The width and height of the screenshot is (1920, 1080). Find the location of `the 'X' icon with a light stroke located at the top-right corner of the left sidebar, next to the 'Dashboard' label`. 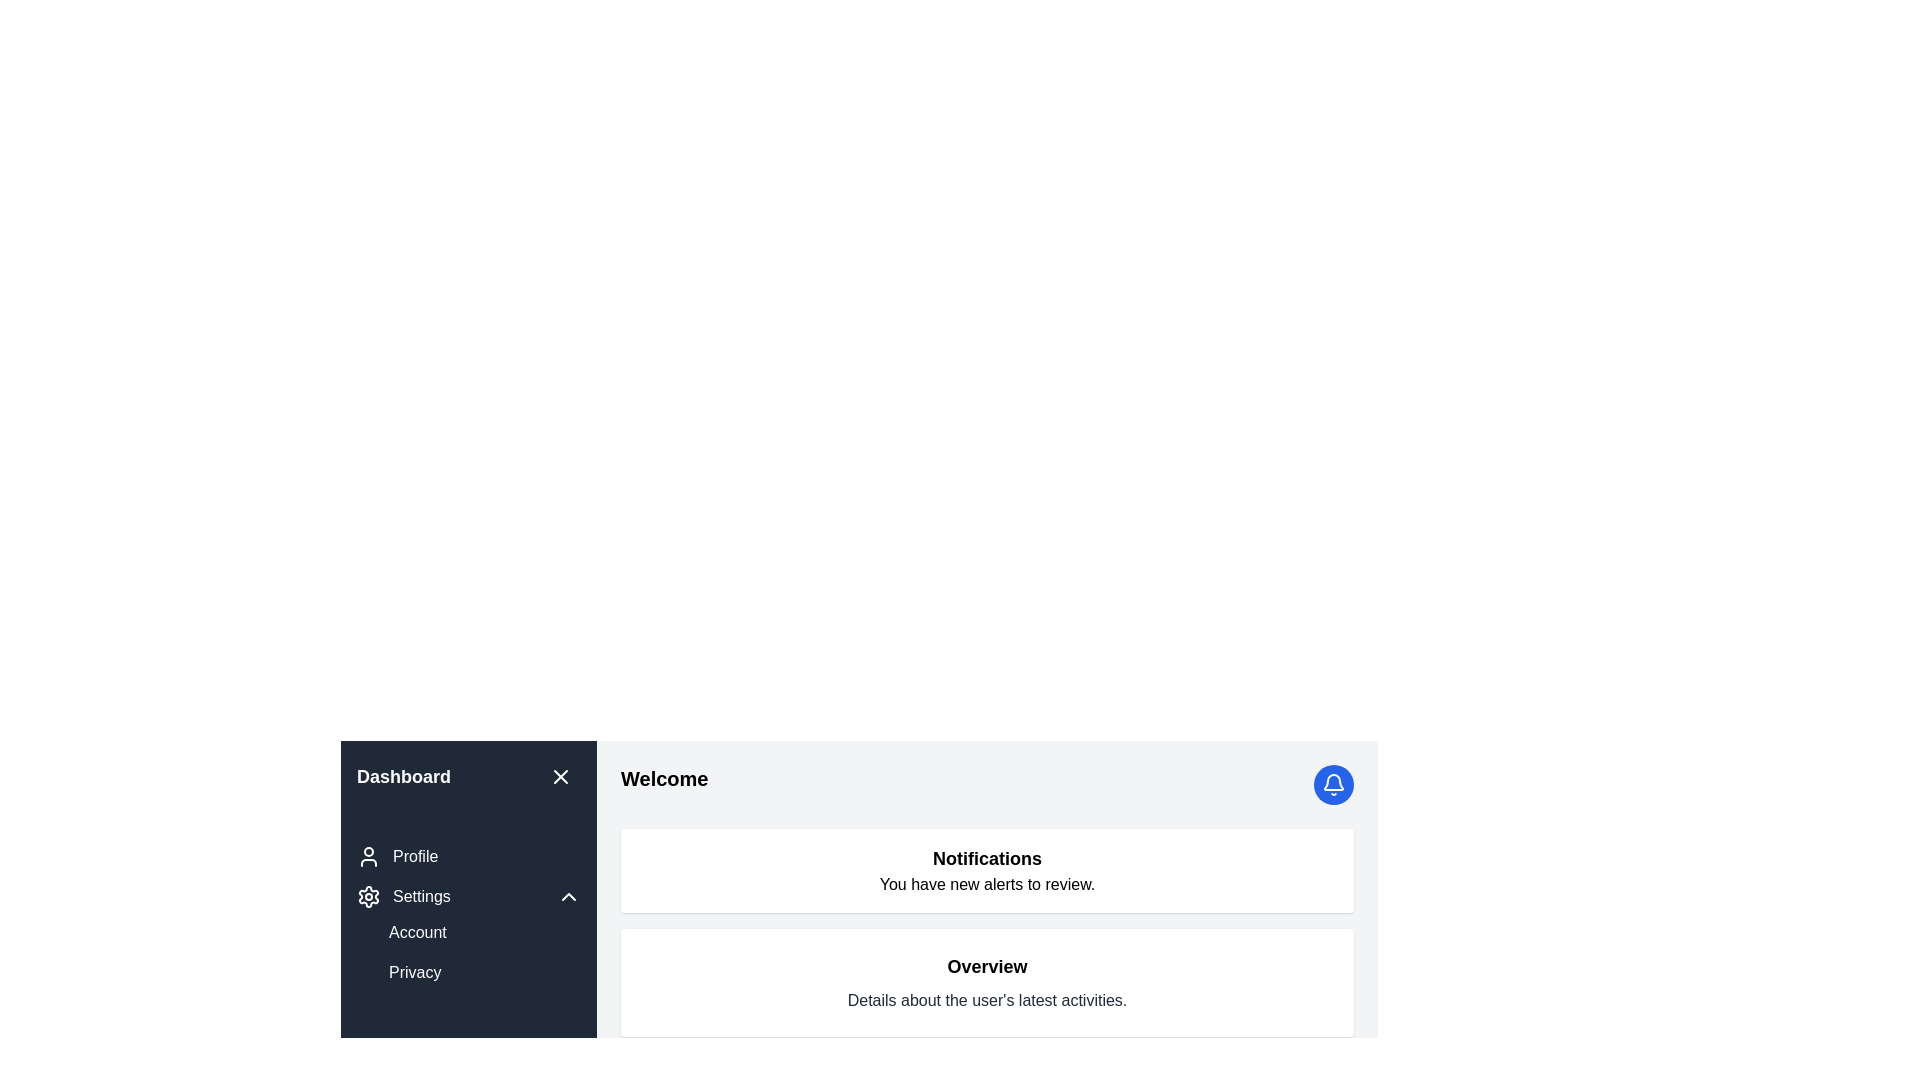

the 'X' icon with a light stroke located at the top-right corner of the left sidebar, next to the 'Dashboard' label is located at coordinates (560, 775).